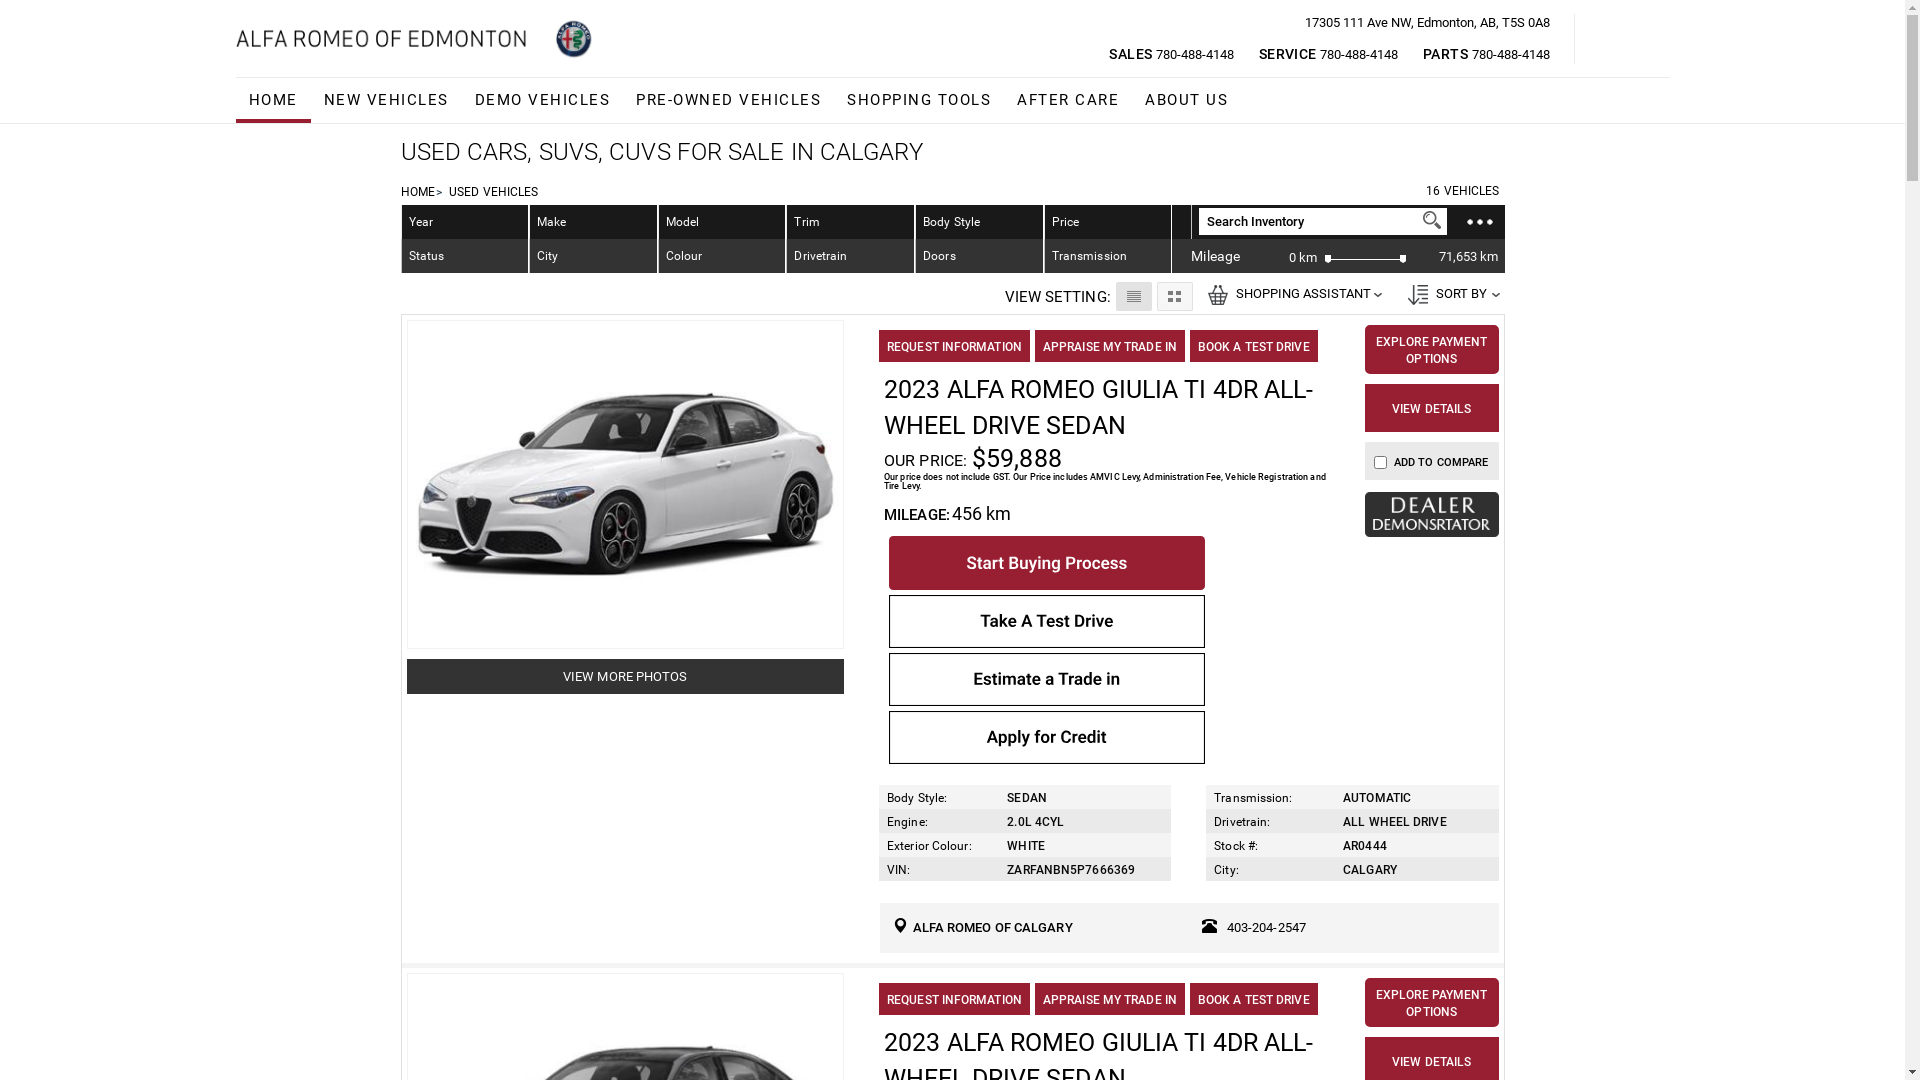 This screenshot has height=1080, width=1920. I want to click on 'HOME', so click(235, 100).